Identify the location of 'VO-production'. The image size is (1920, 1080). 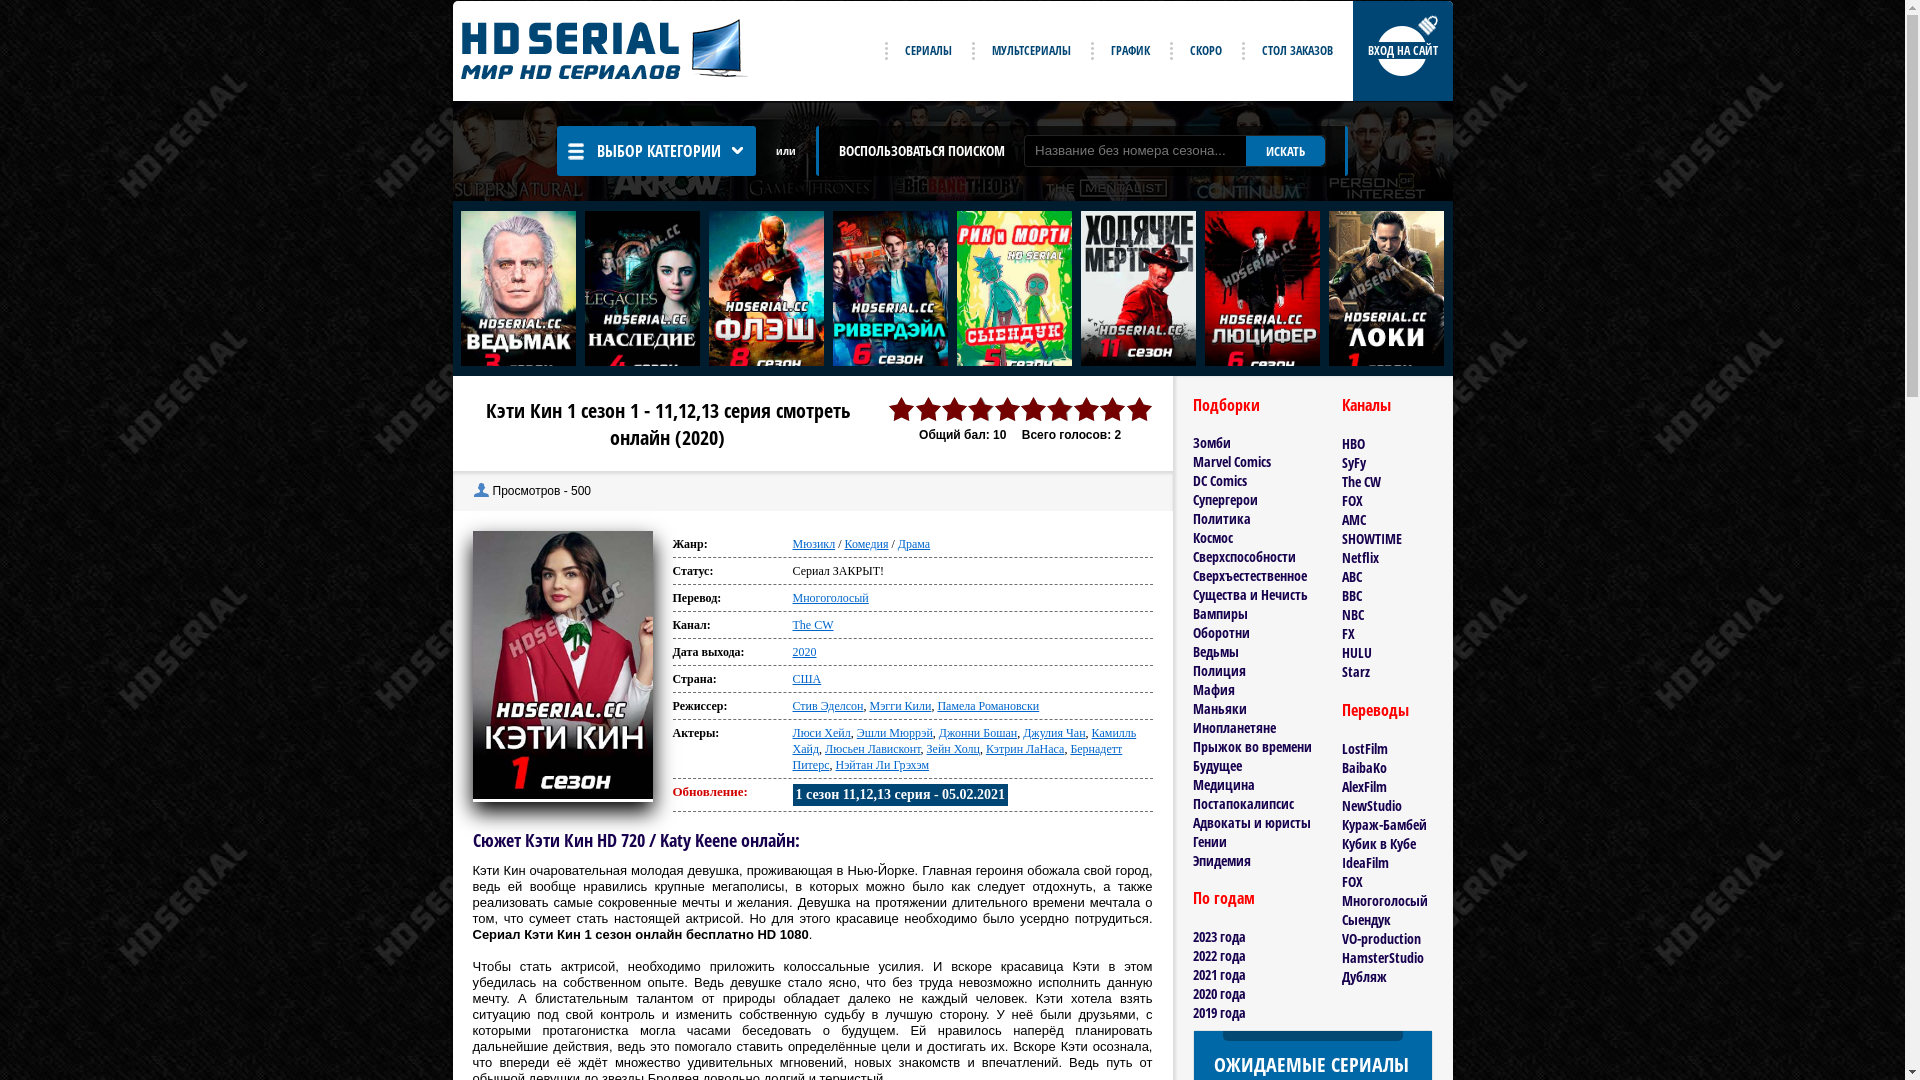
(1380, 938).